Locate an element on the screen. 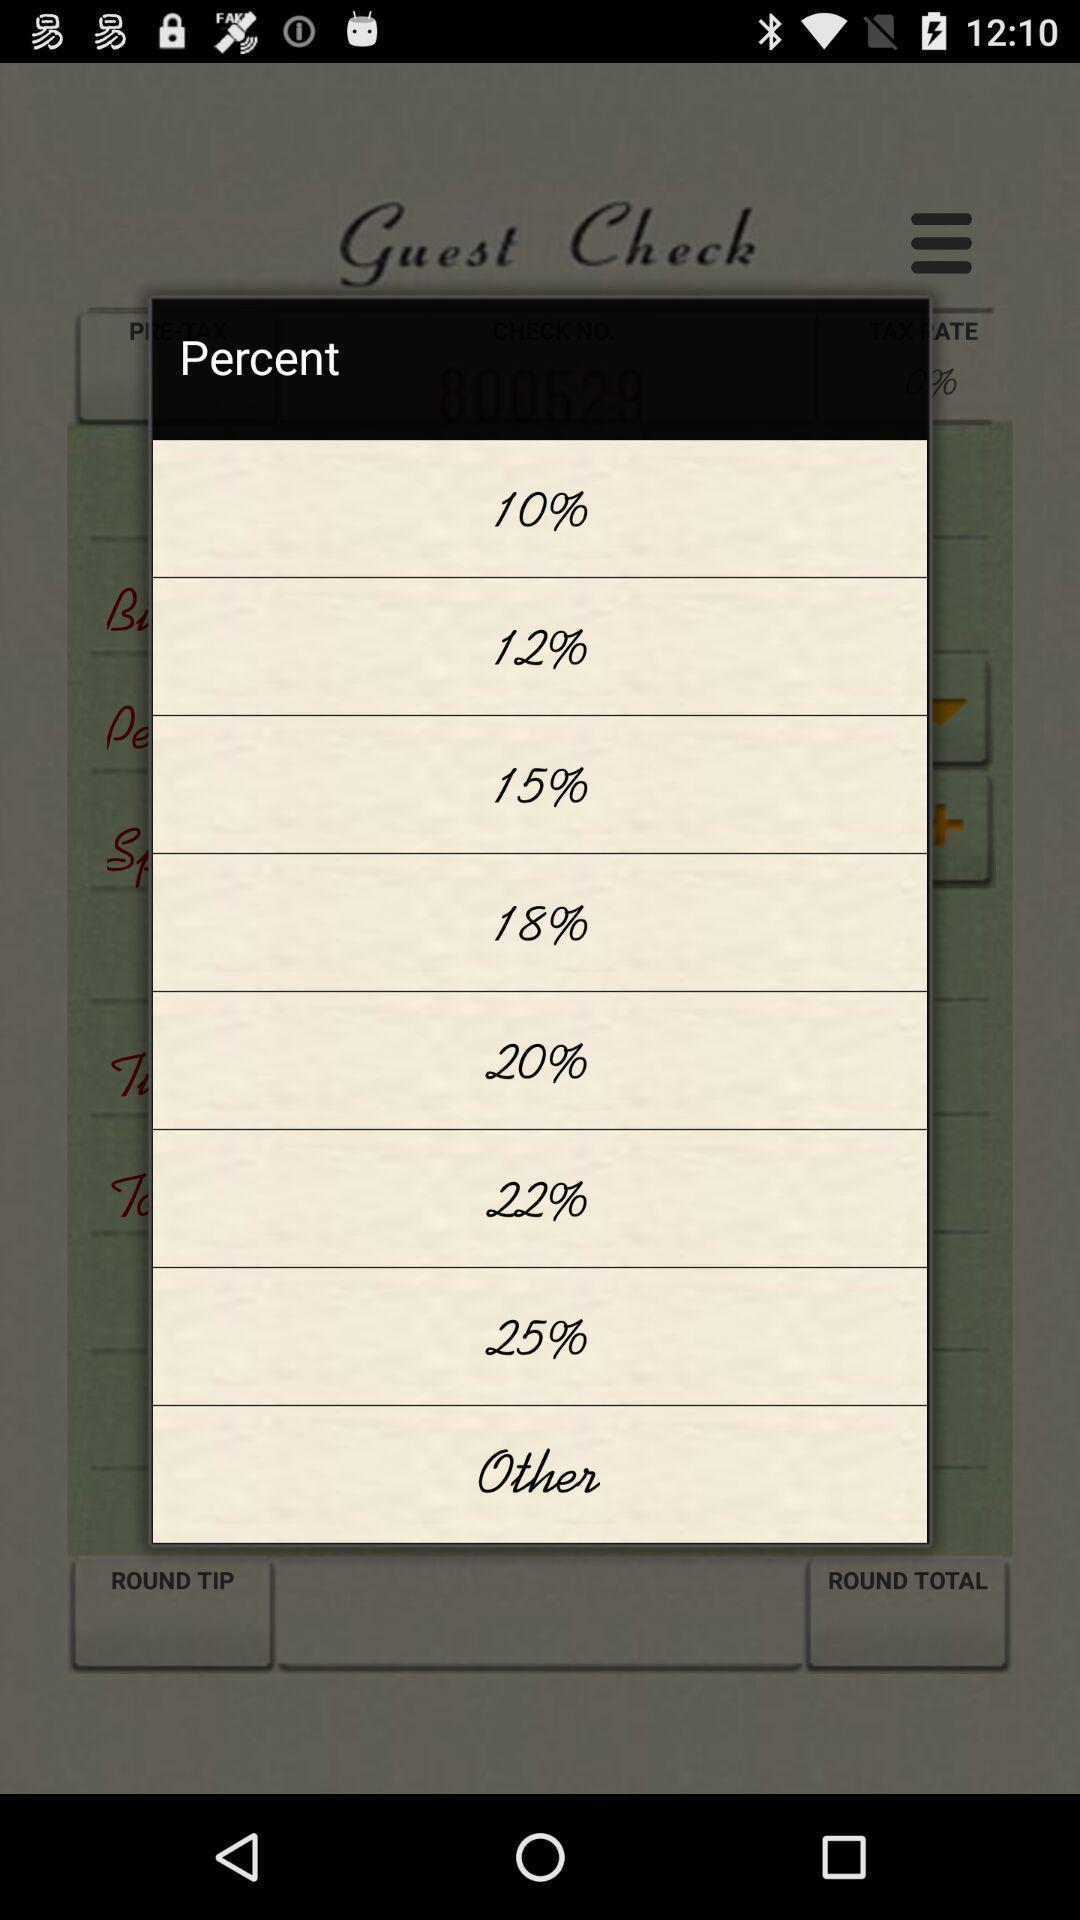  15% item is located at coordinates (540, 783).